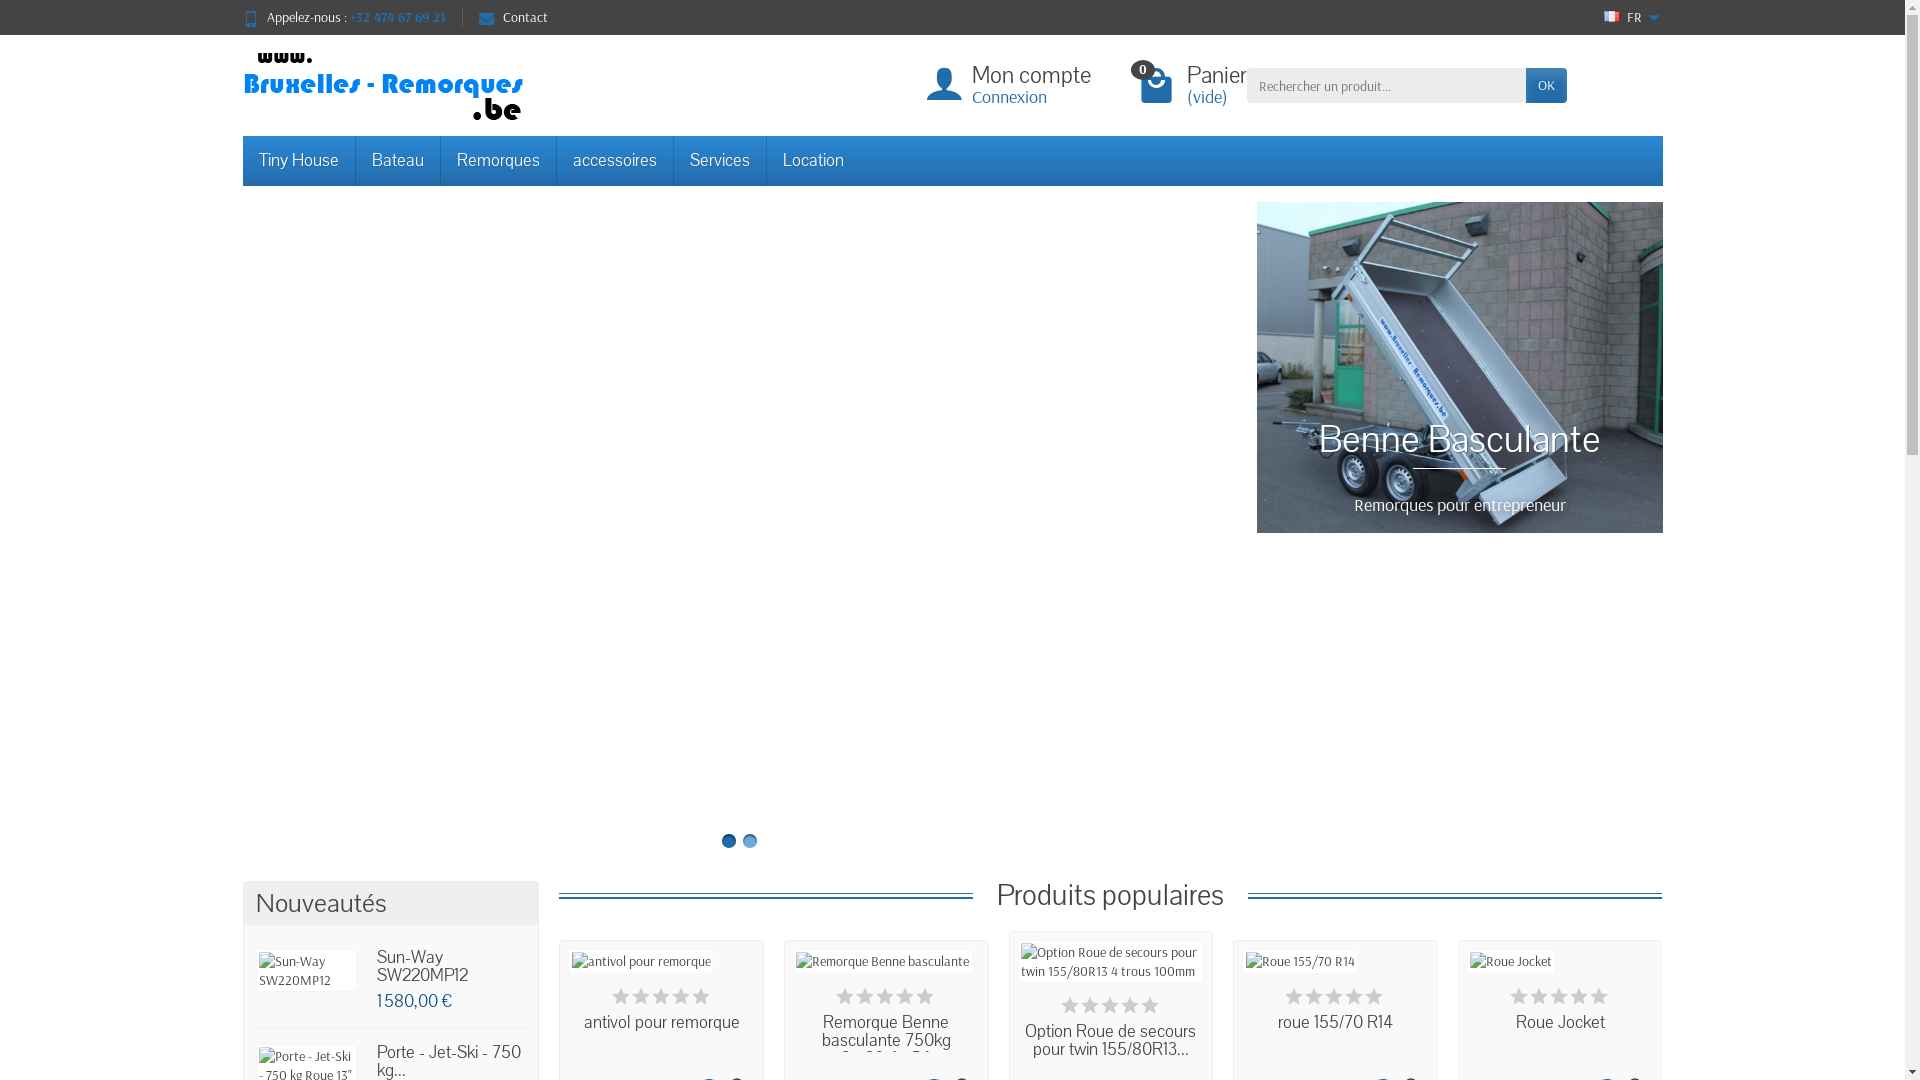 This screenshot has height=1080, width=1920. Describe the element at coordinates (662, 1022) in the screenshot. I see `'antivol pour remorque'` at that location.